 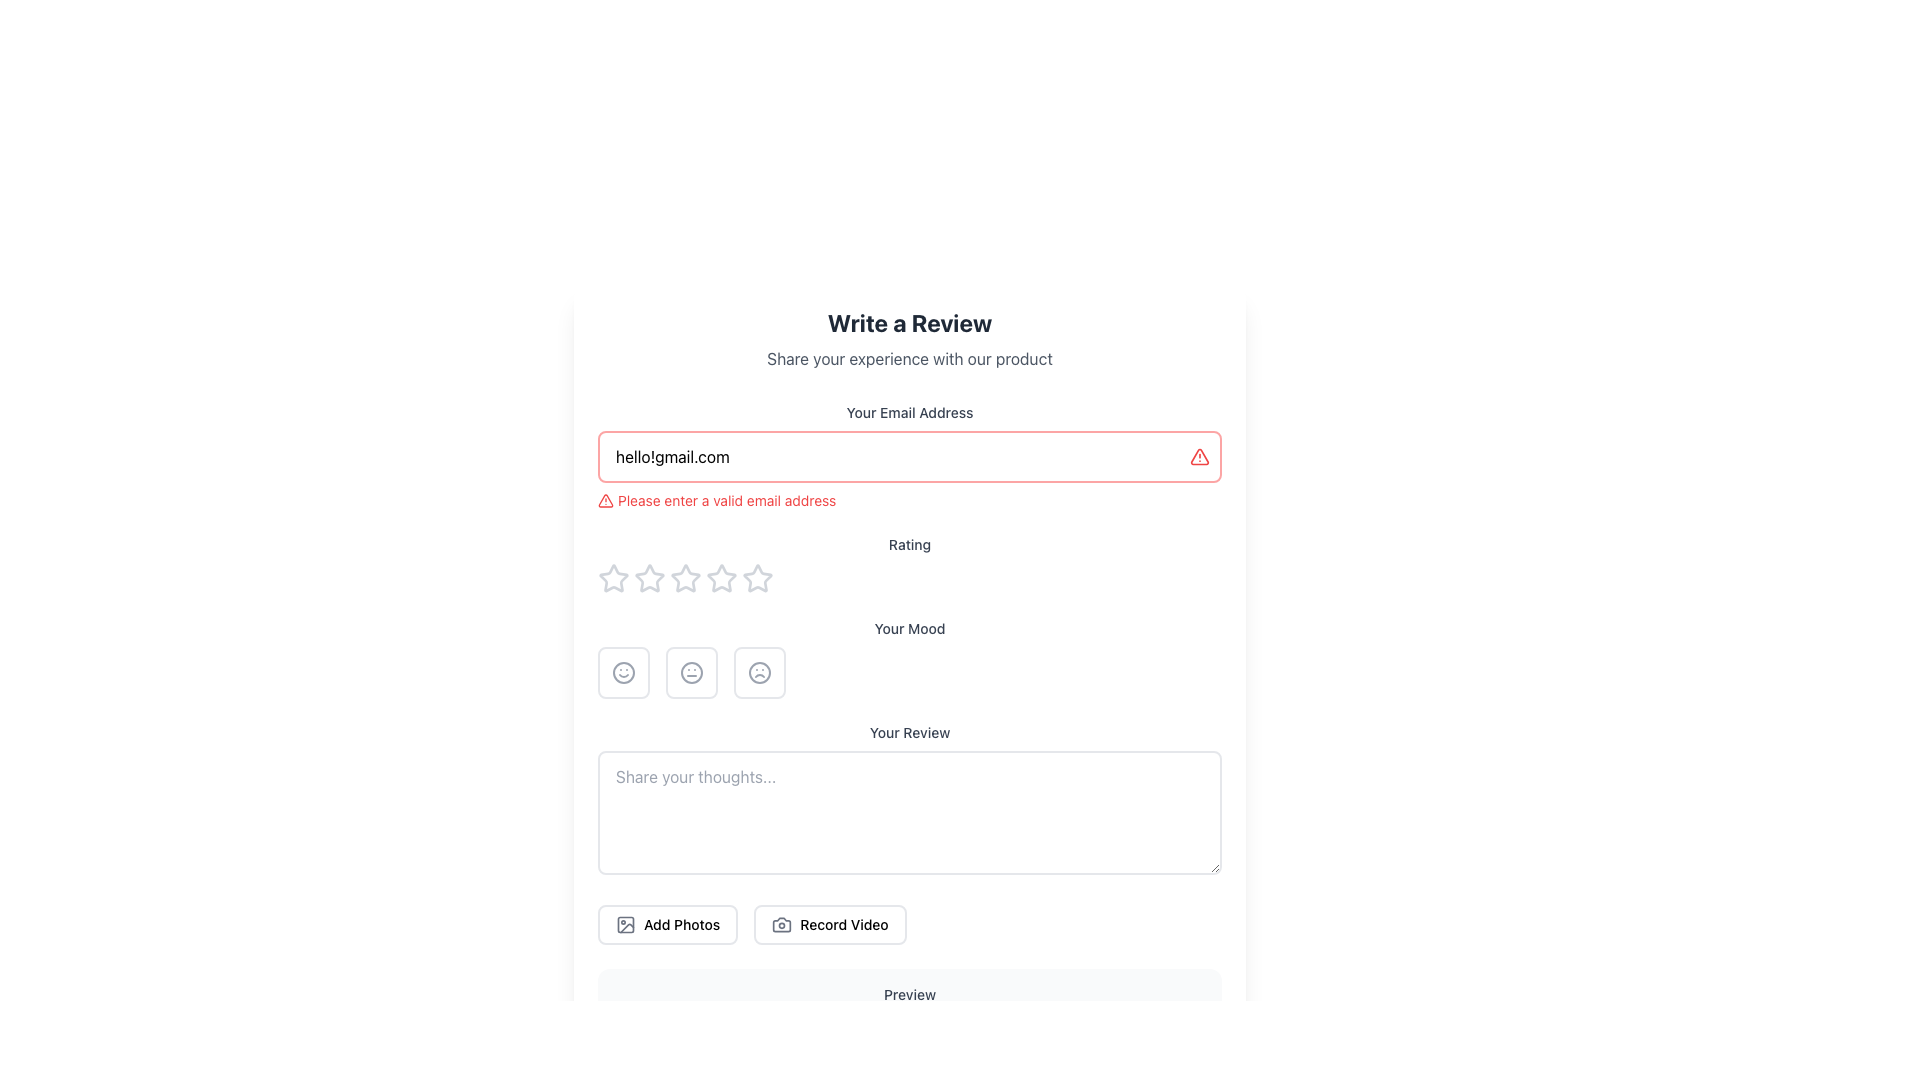 I want to click on the Progress indicator or placeholder bar, which is a gray rectangular bar with rounded corners, measuring 96 pixels wide and 12 pixels high, located towards the bottom portion of the interface, so click(x=733, y=1041).